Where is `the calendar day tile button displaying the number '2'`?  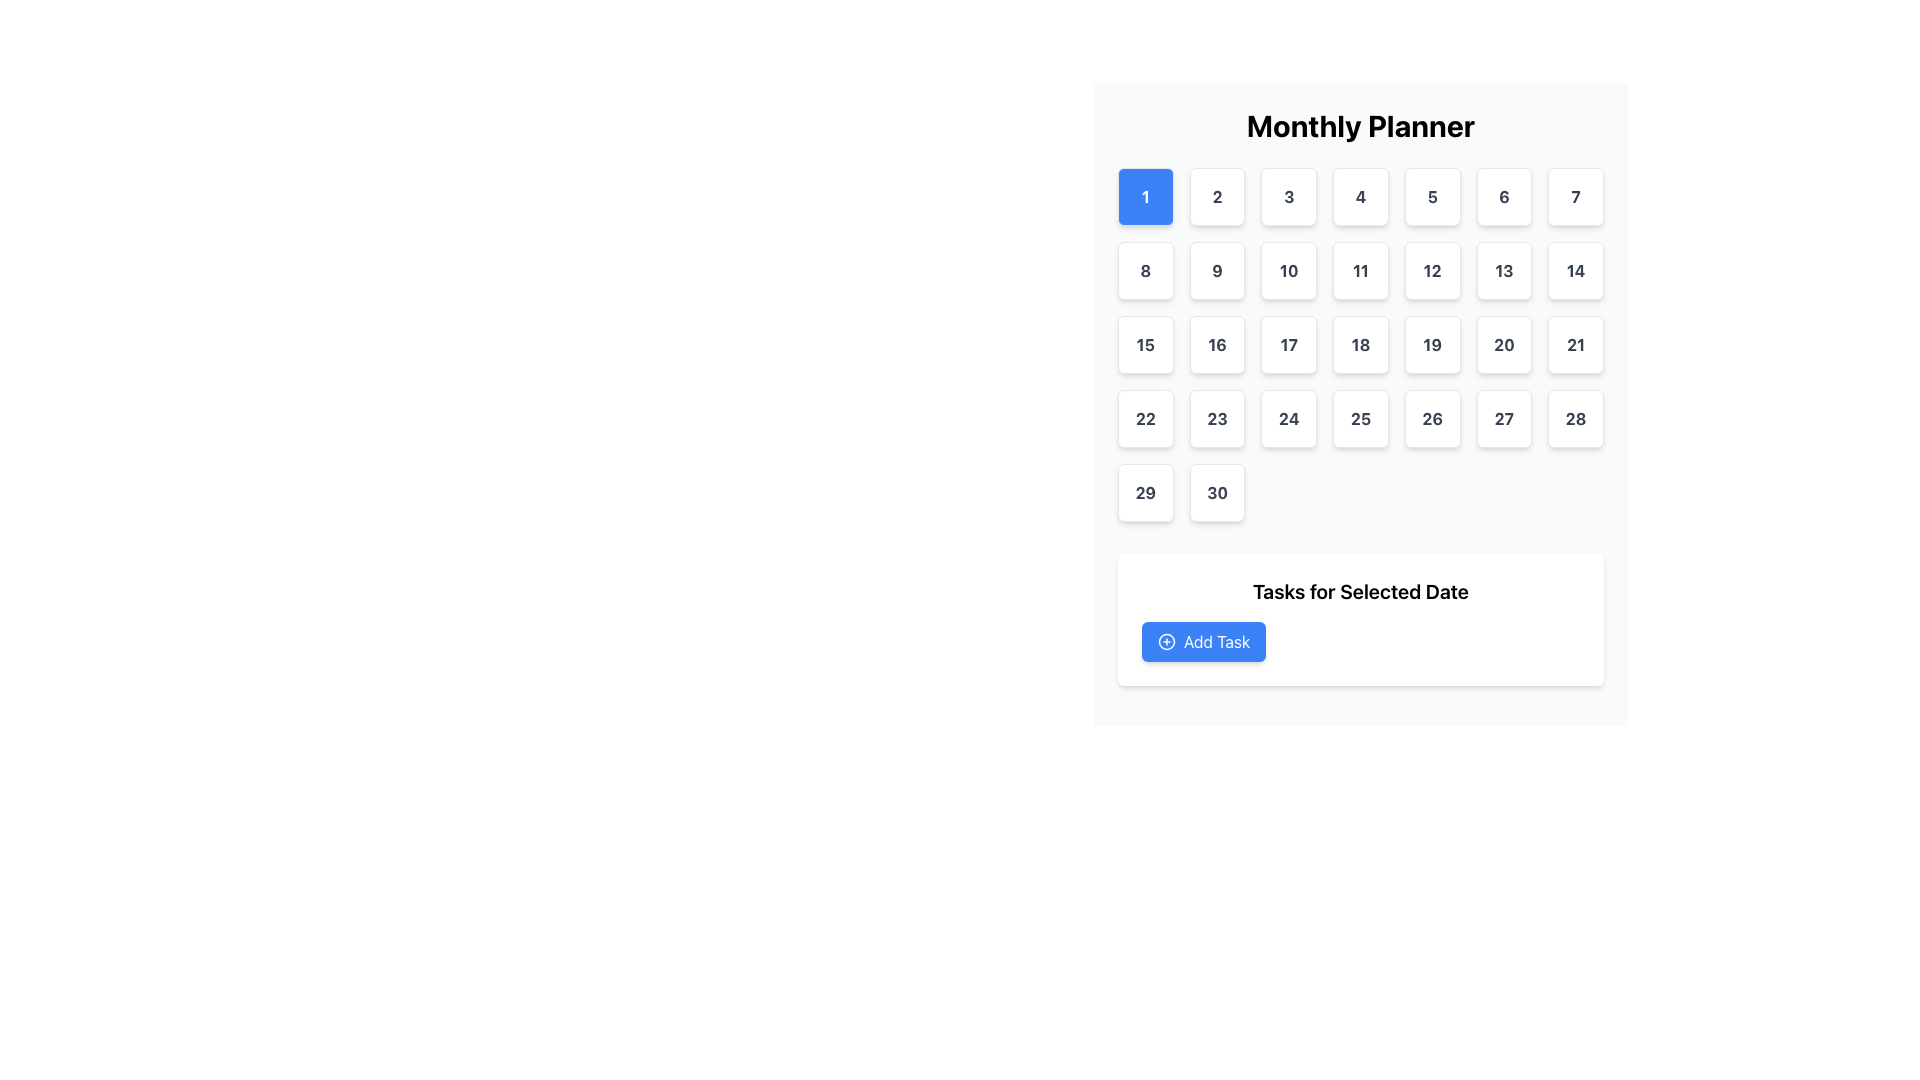
the calendar day tile button displaying the number '2' is located at coordinates (1216, 196).